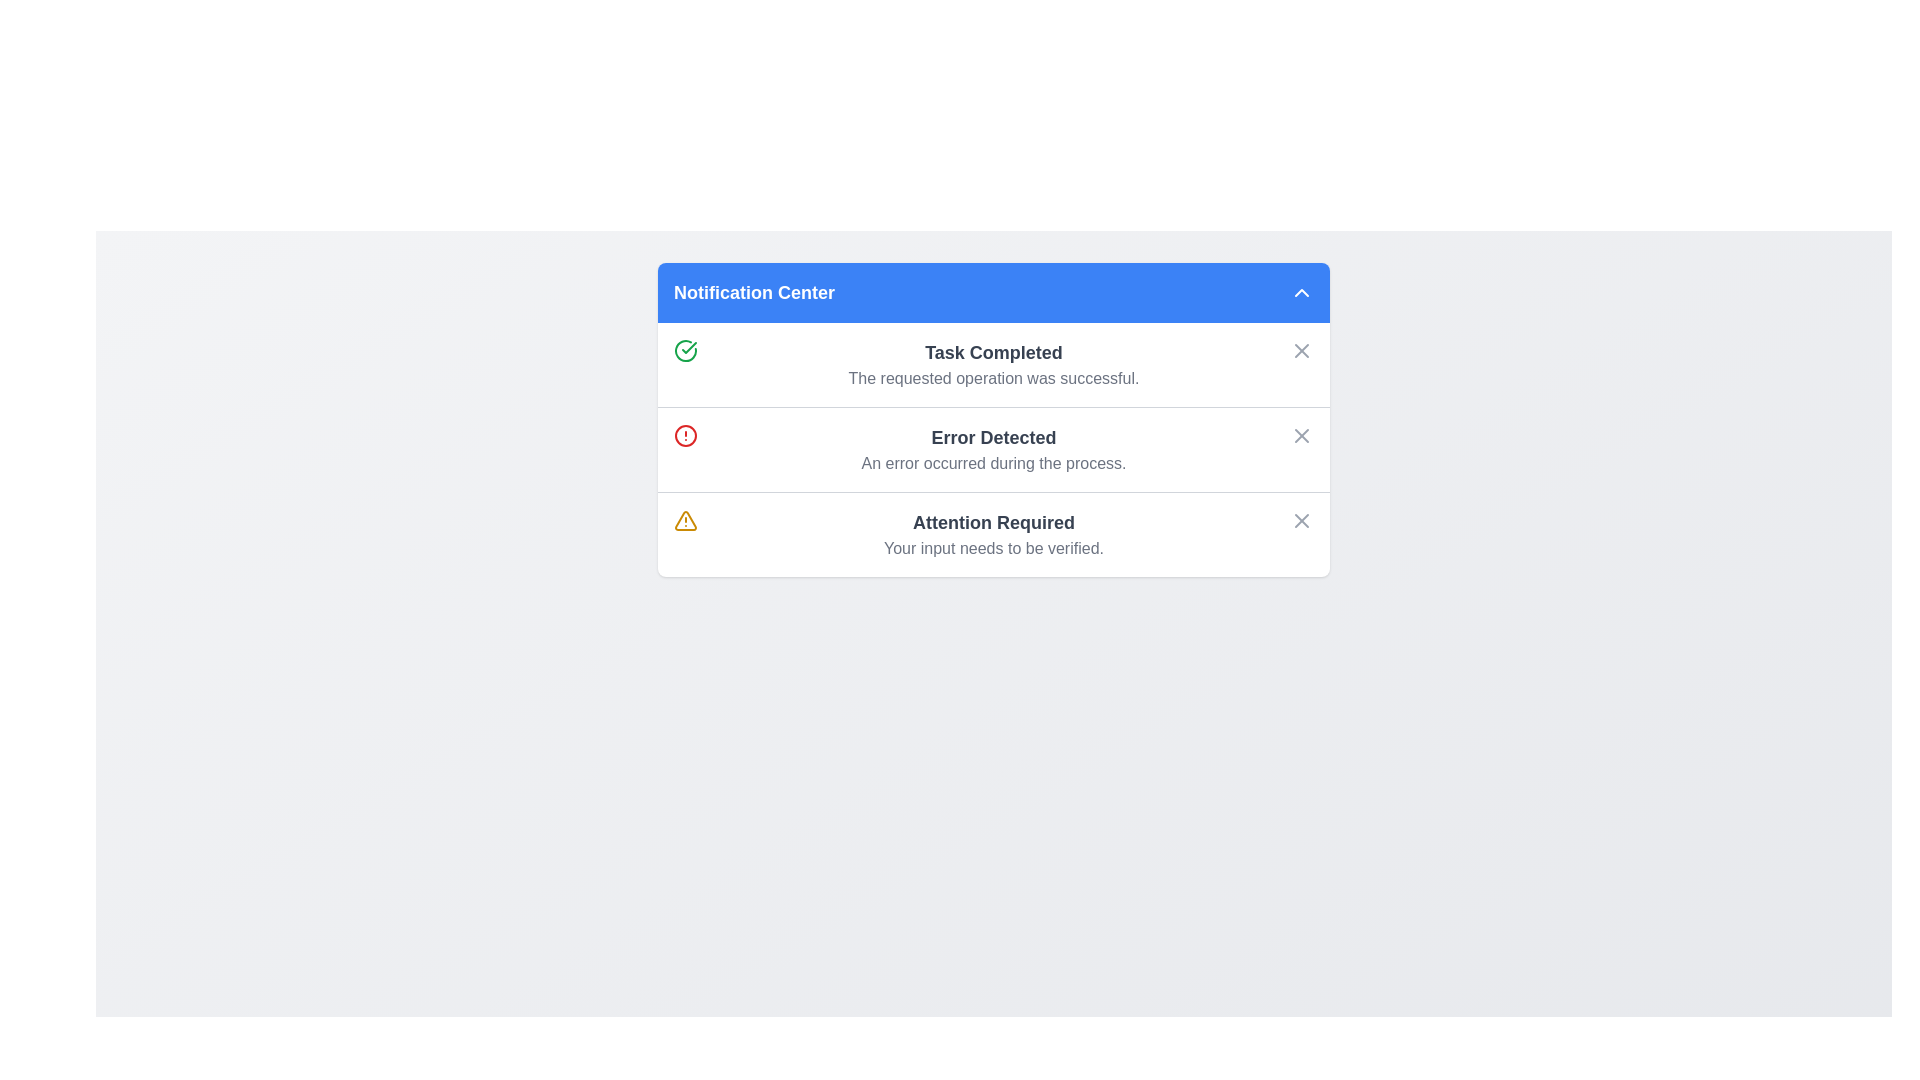 The width and height of the screenshot is (1920, 1080). What do you see at coordinates (1301, 434) in the screenshot?
I see `the Close button, which is an 'X' icon in gray tones located at the top-right corner of the 'Error Detected' notification` at bounding box center [1301, 434].